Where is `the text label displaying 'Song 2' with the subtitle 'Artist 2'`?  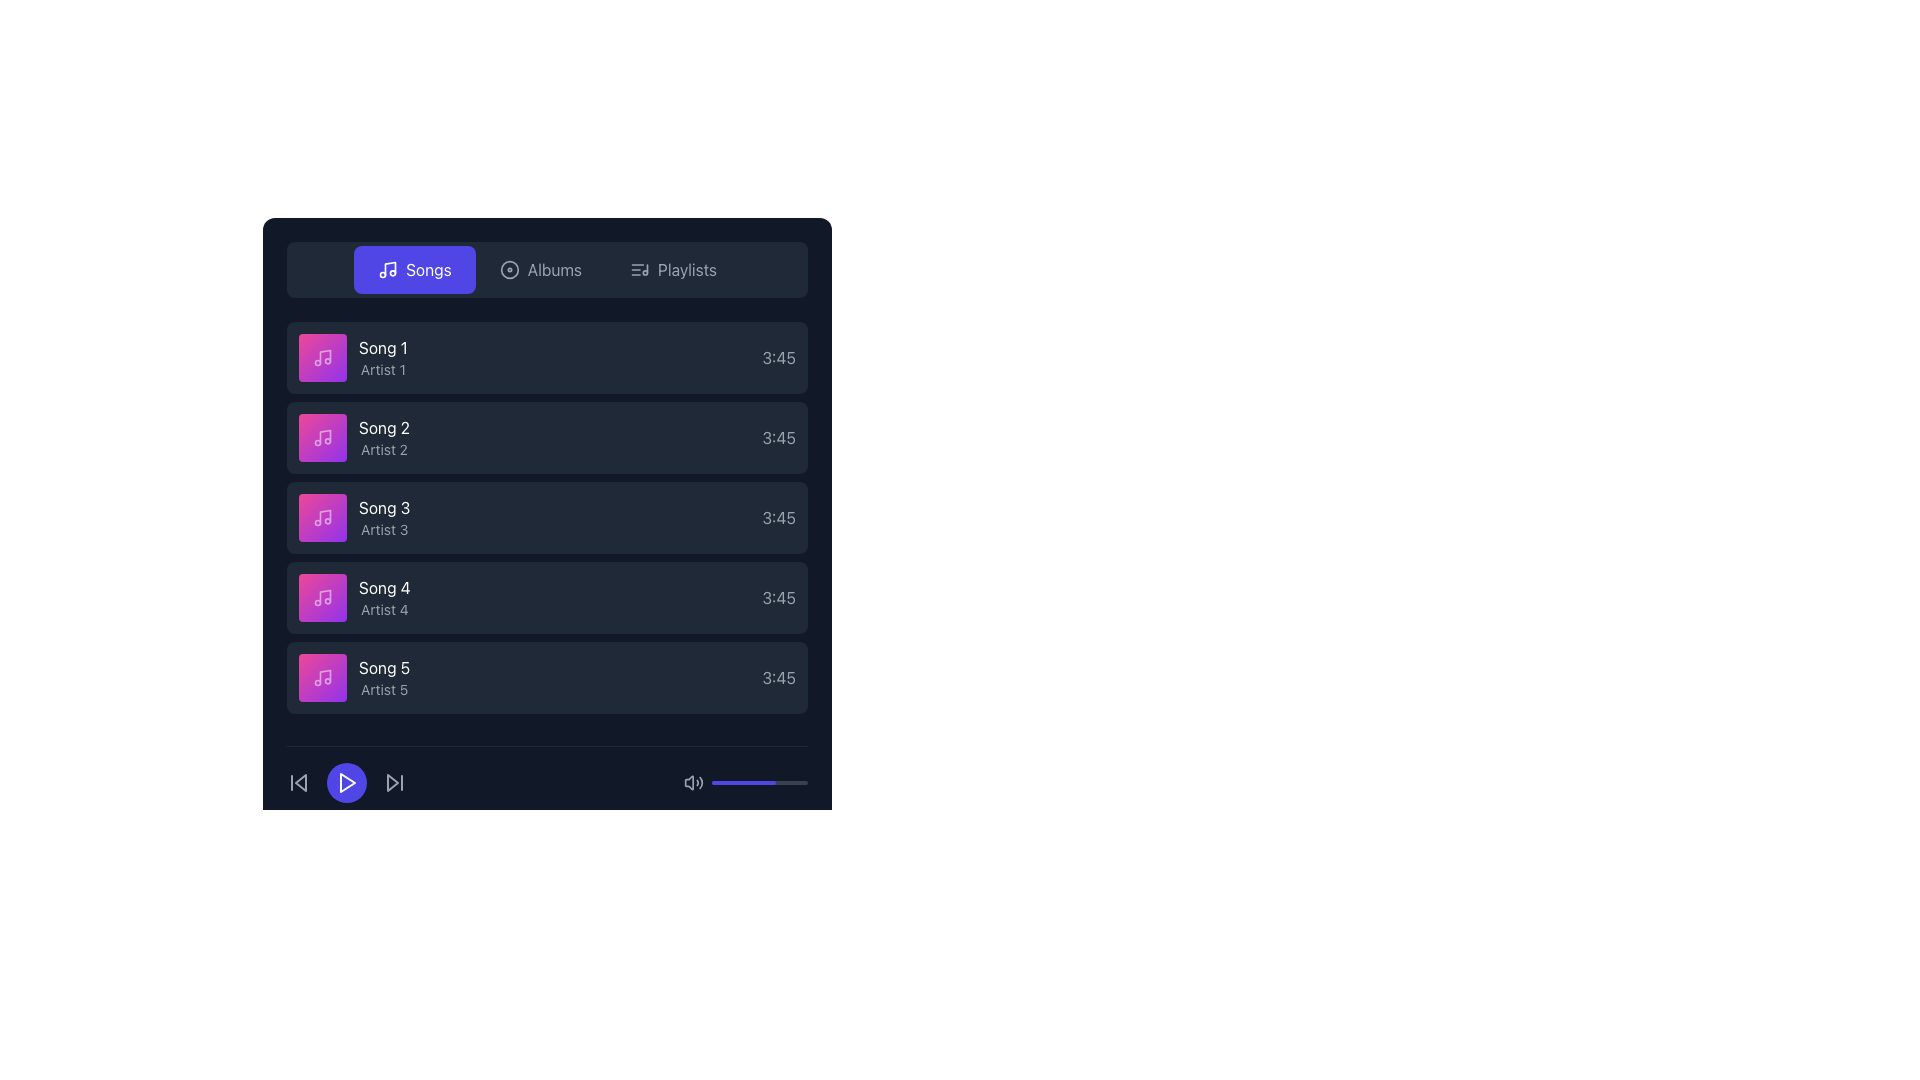
the text label displaying 'Song 2' with the subtitle 'Artist 2' is located at coordinates (384, 437).